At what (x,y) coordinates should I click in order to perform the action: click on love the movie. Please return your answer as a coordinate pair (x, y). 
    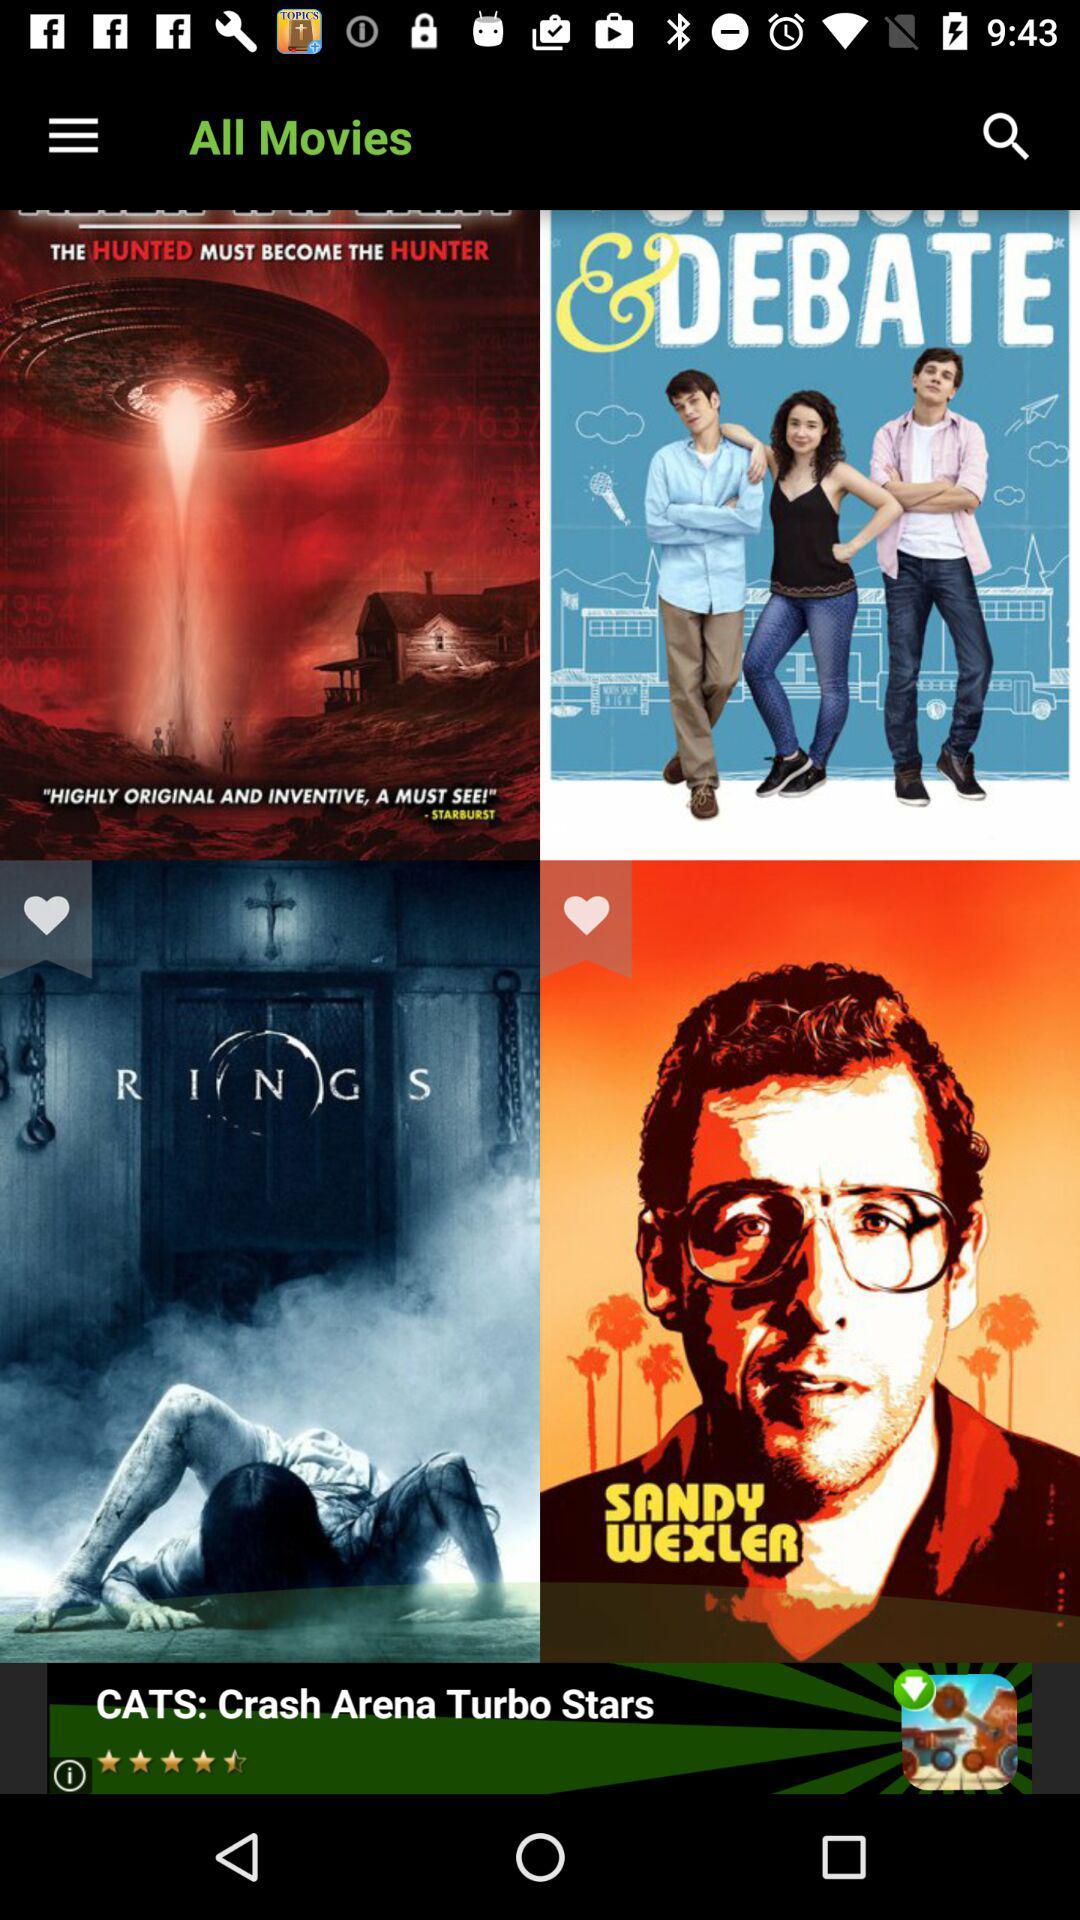
    Looking at the image, I should click on (598, 918).